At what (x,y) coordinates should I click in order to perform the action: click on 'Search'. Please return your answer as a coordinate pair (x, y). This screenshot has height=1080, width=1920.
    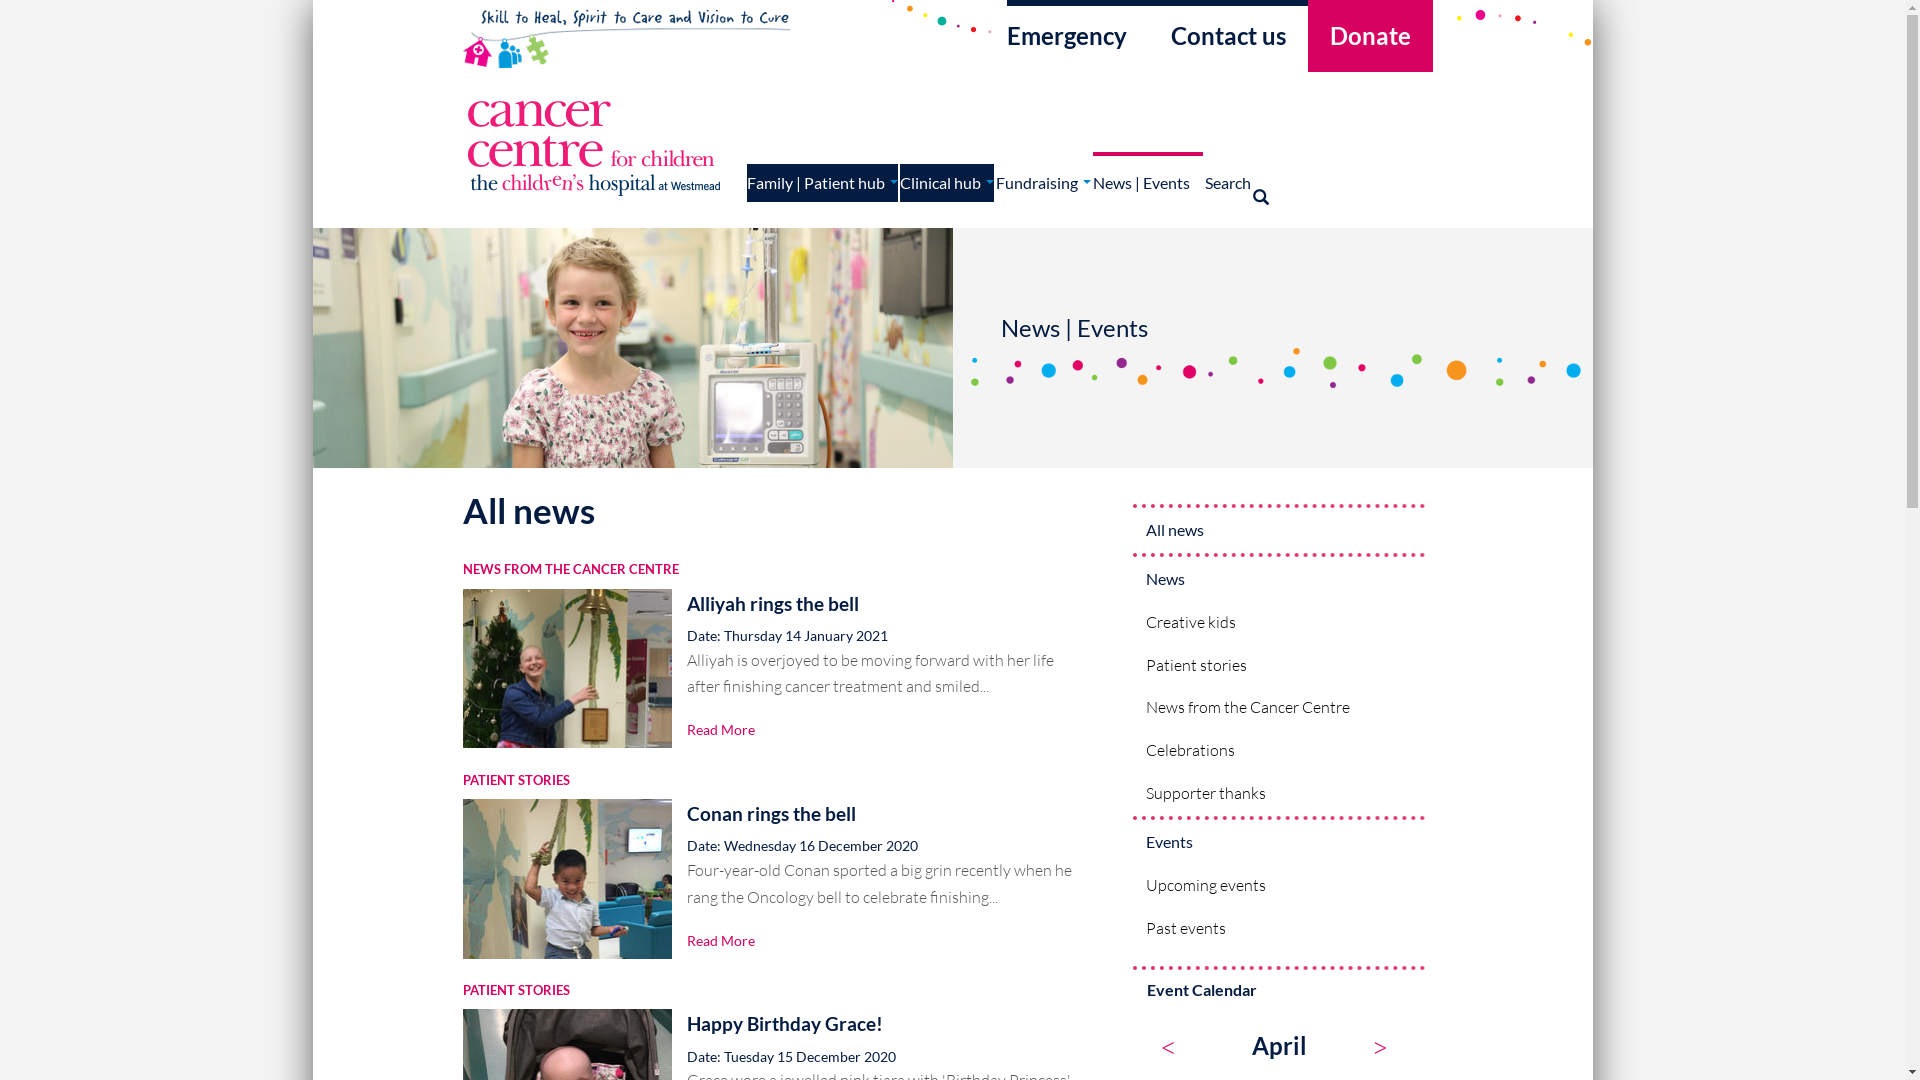
    Looking at the image, I should click on (1203, 176).